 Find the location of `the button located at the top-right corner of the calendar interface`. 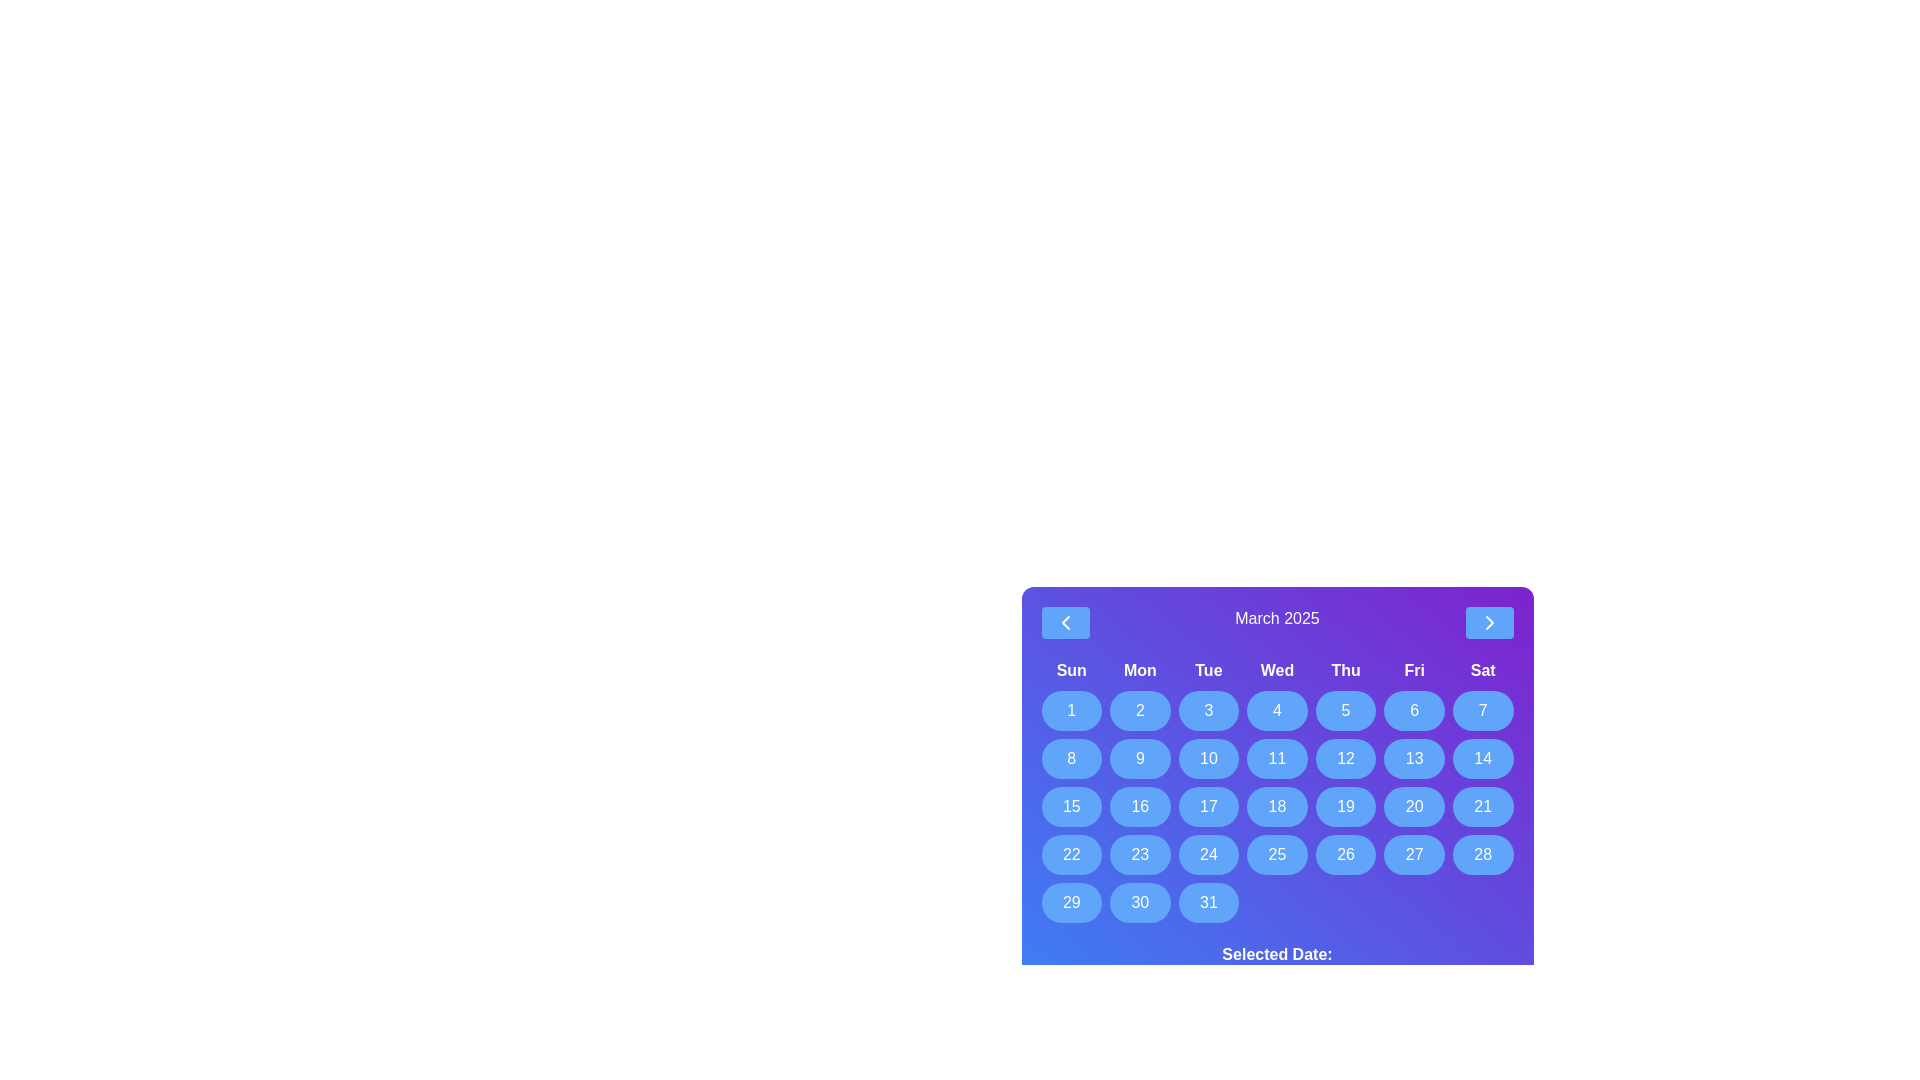

the button located at the top-right corner of the calendar interface is located at coordinates (1489, 622).